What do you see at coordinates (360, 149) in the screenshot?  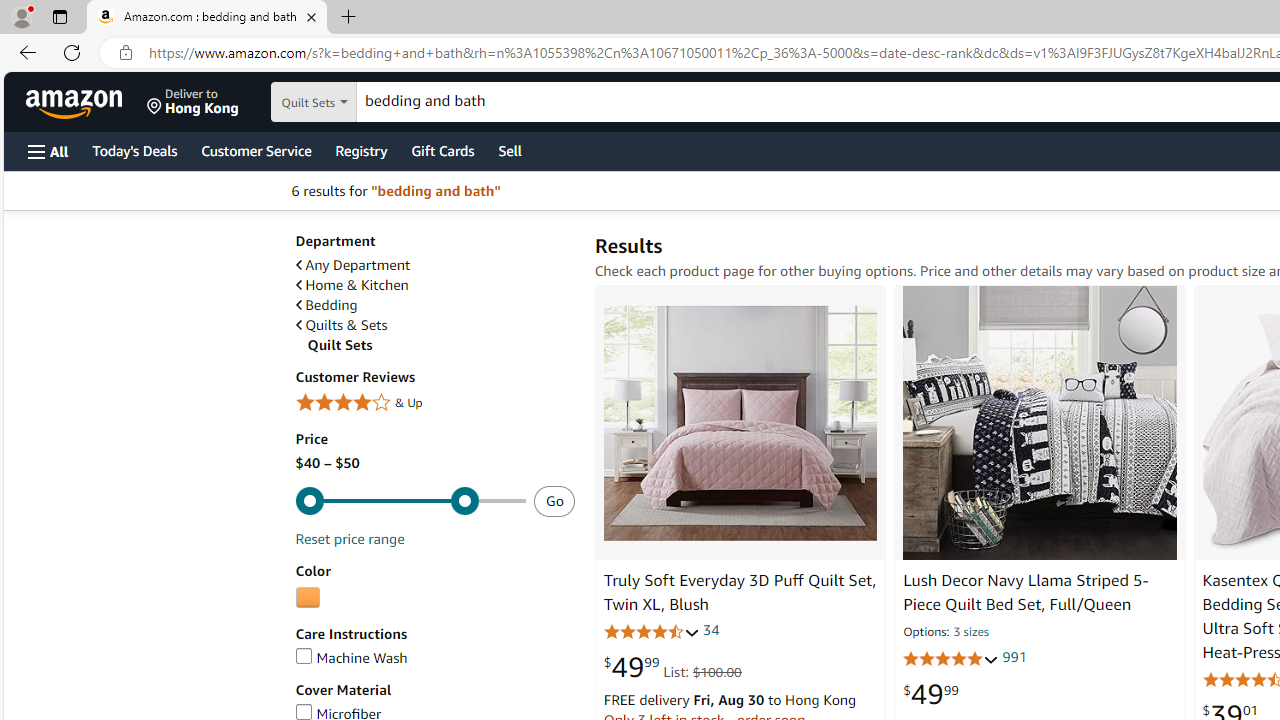 I see `'Registry'` at bounding box center [360, 149].